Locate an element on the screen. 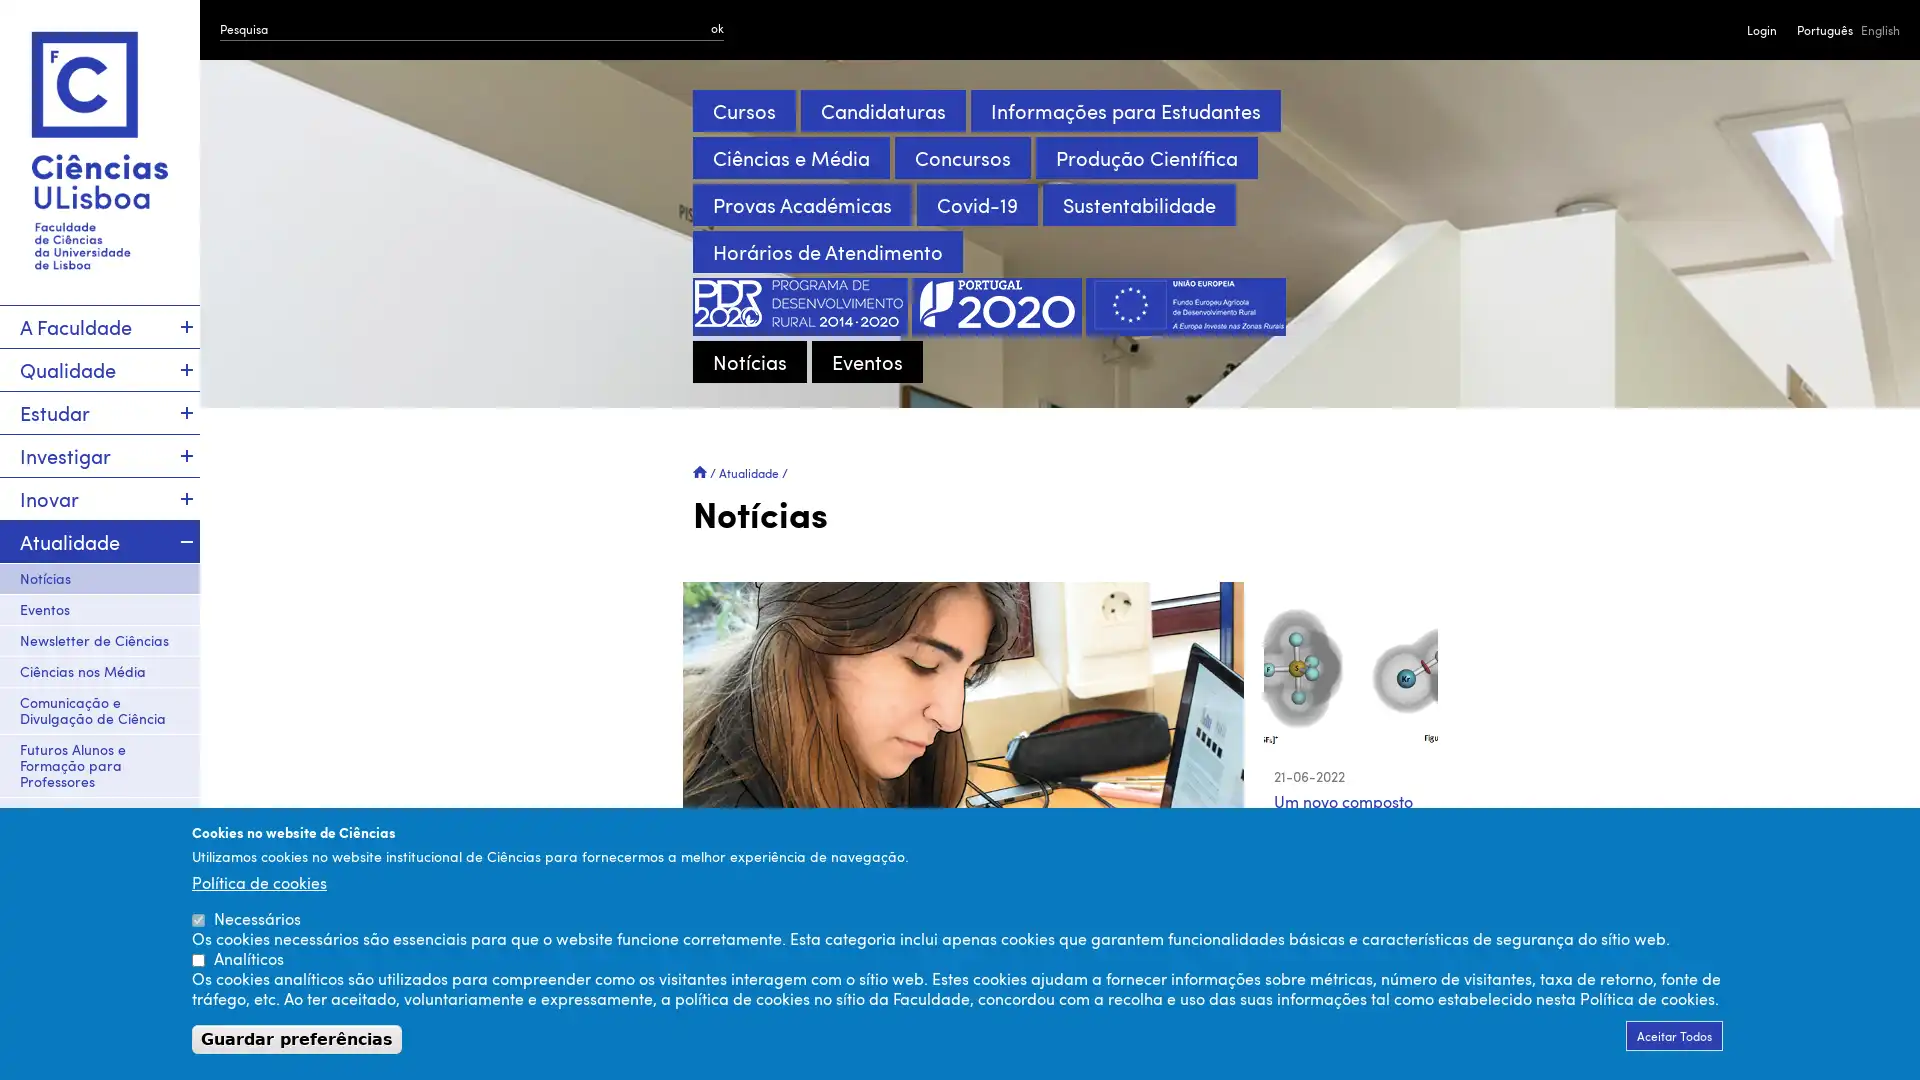  Aceitar Todos is located at coordinates (1674, 1035).